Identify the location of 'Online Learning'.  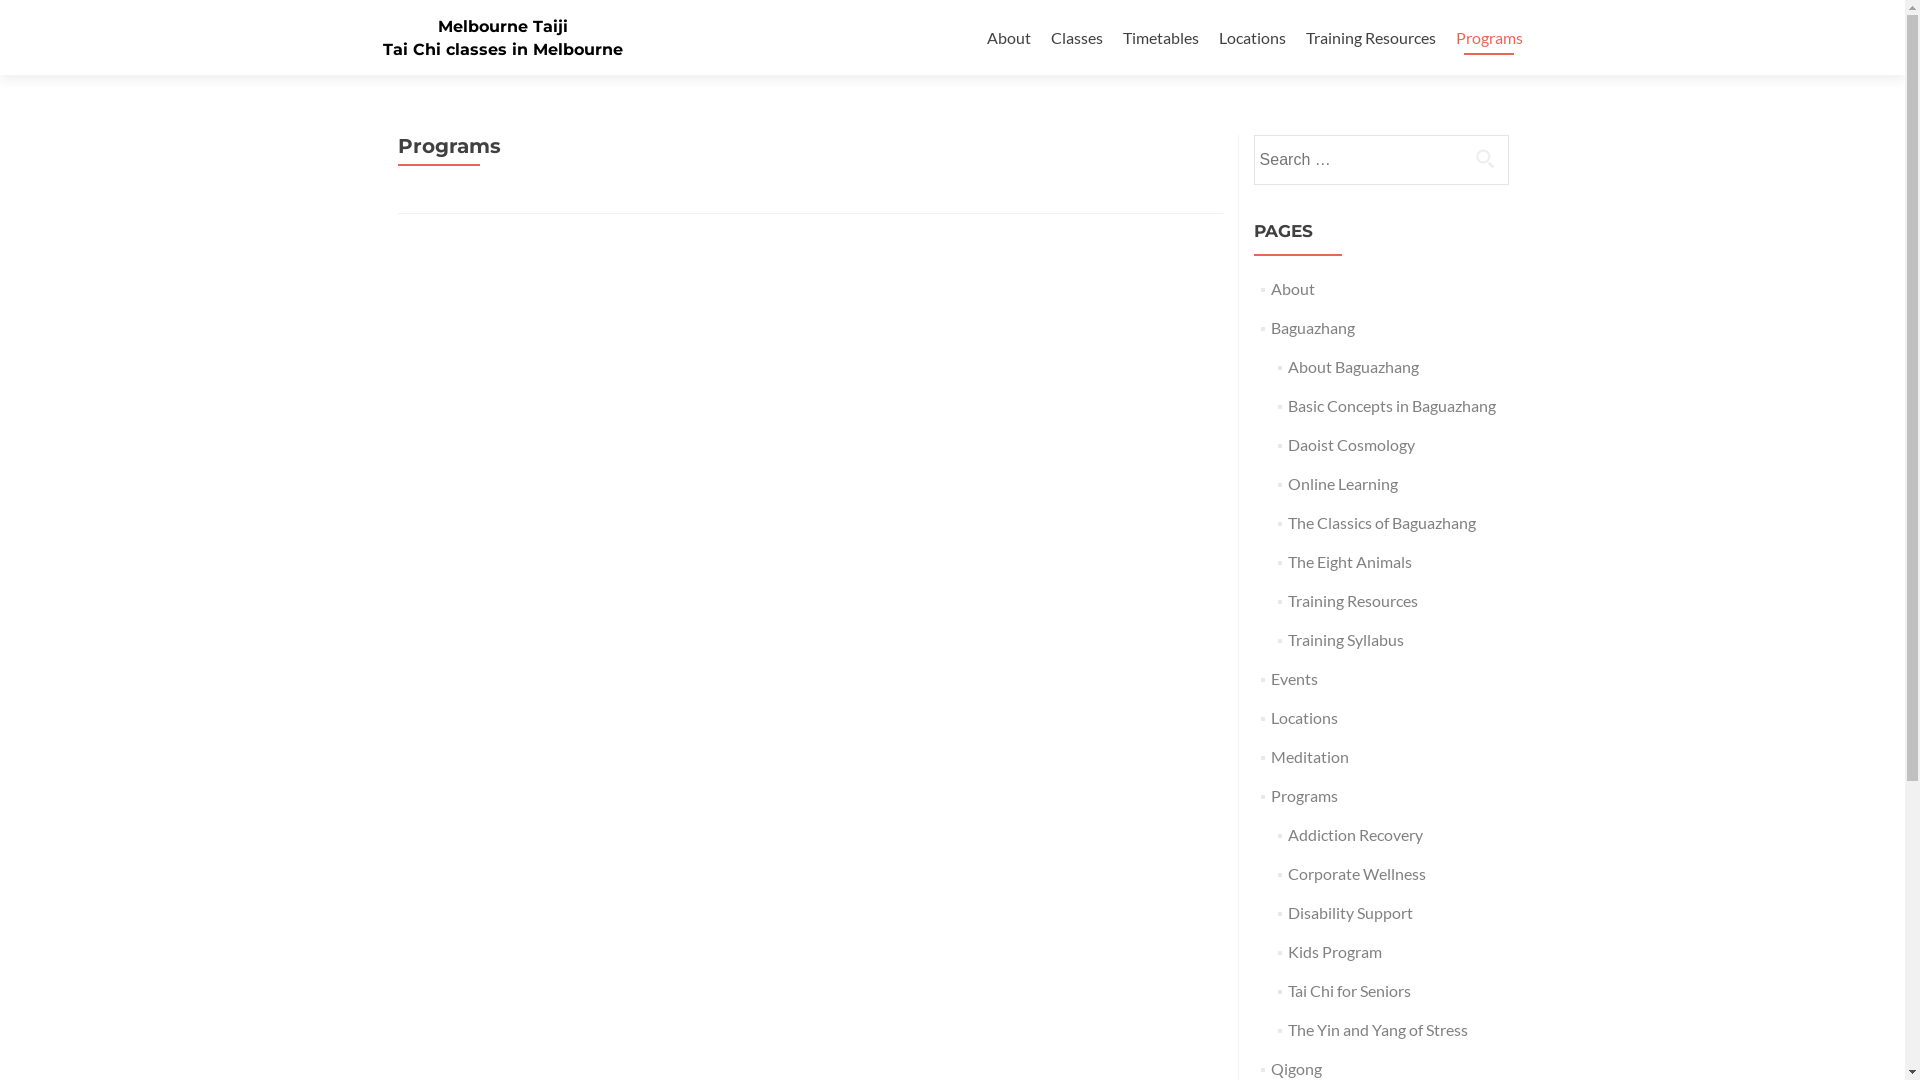
(1343, 483).